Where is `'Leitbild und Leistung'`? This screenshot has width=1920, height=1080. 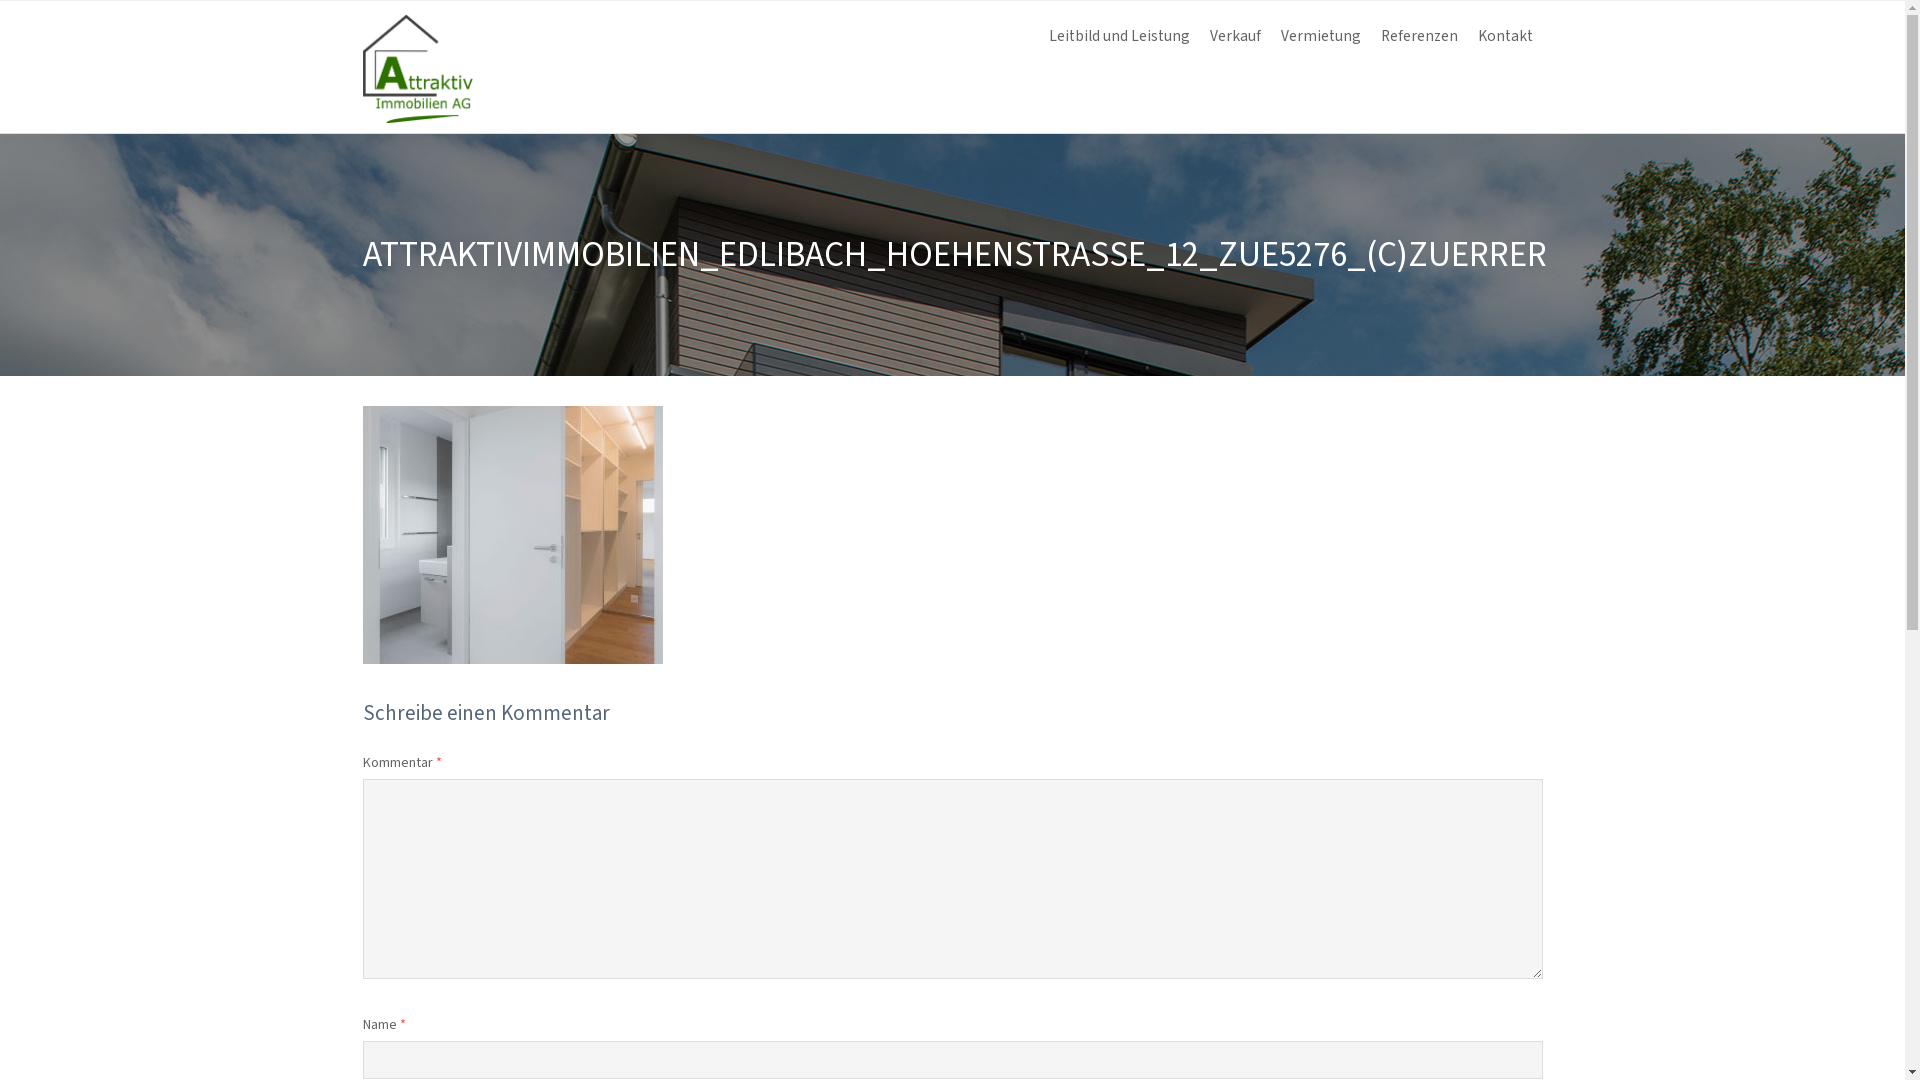 'Leitbild und Leistung' is located at coordinates (1117, 37).